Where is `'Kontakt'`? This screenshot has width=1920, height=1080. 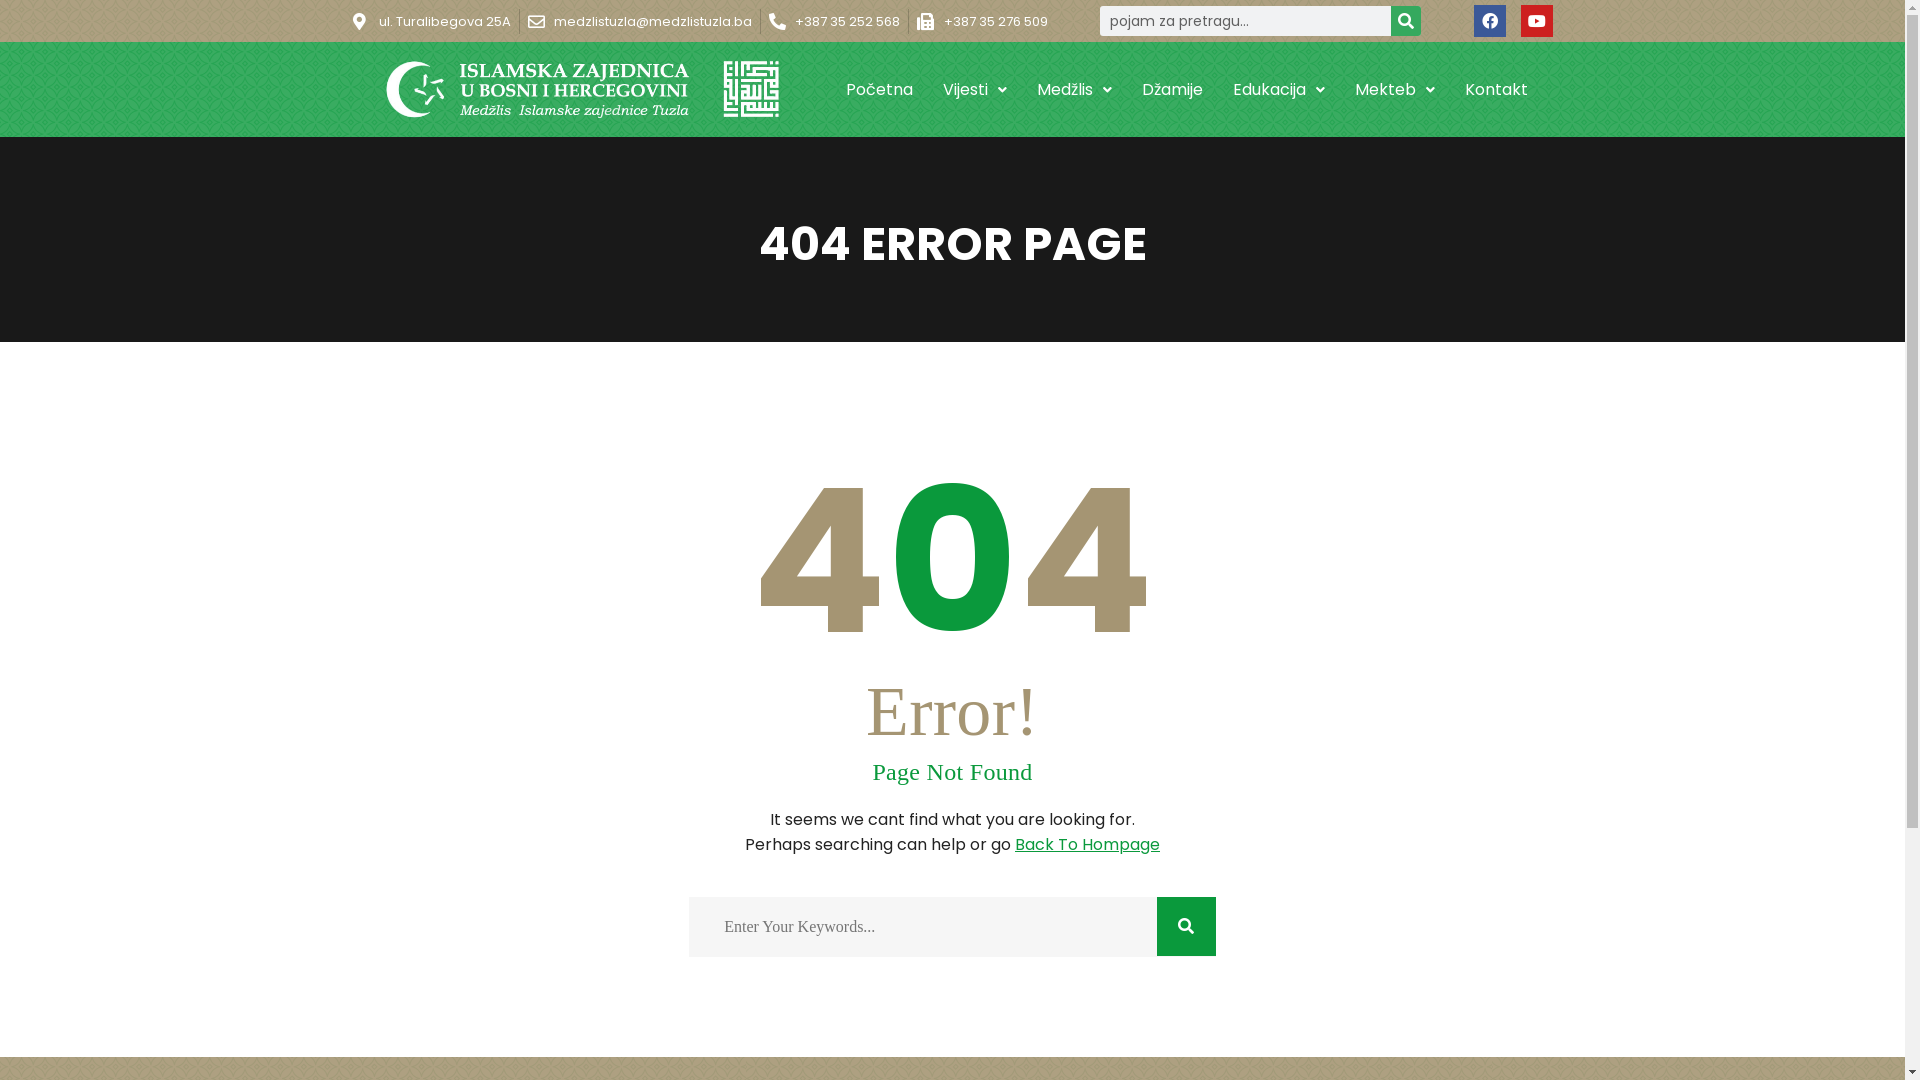
'Kontakt' is located at coordinates (1496, 87).